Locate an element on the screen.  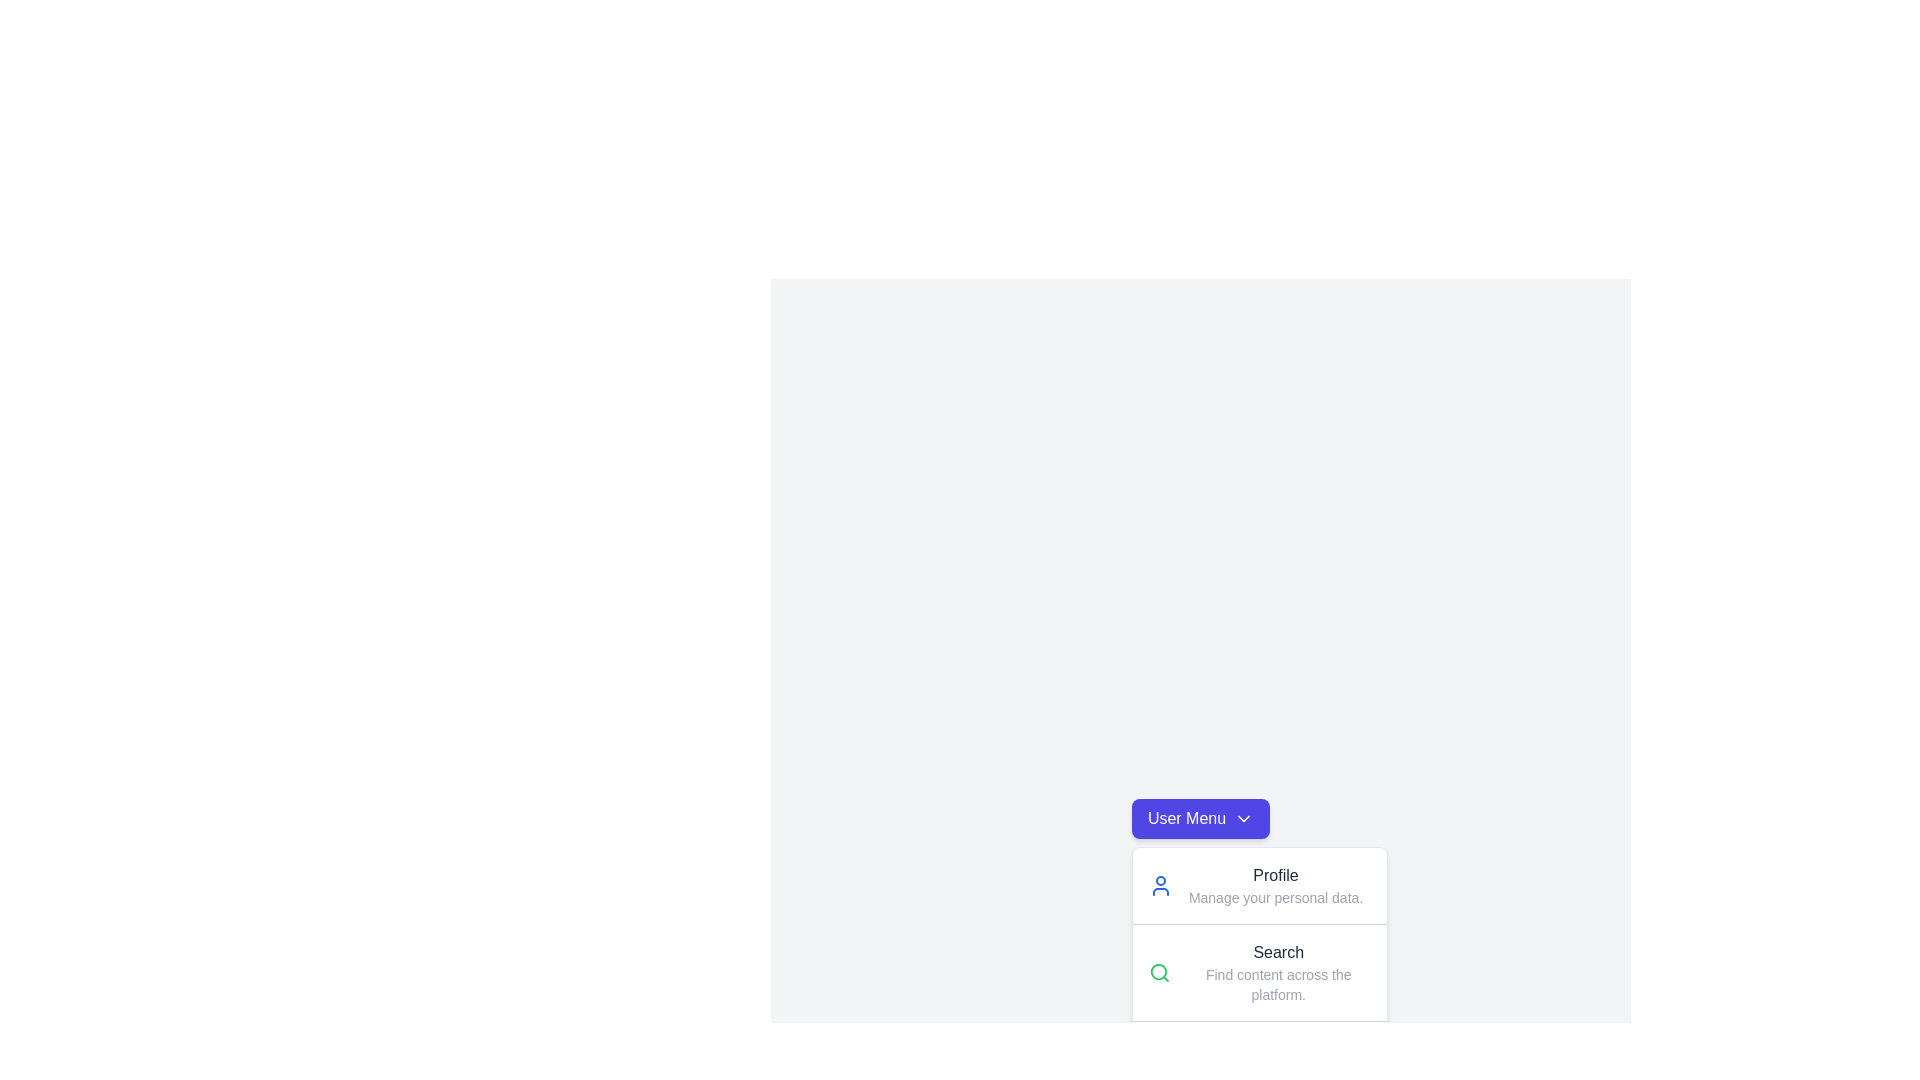
the second menu item in the 'User Menu' dropdown is located at coordinates (1258, 971).